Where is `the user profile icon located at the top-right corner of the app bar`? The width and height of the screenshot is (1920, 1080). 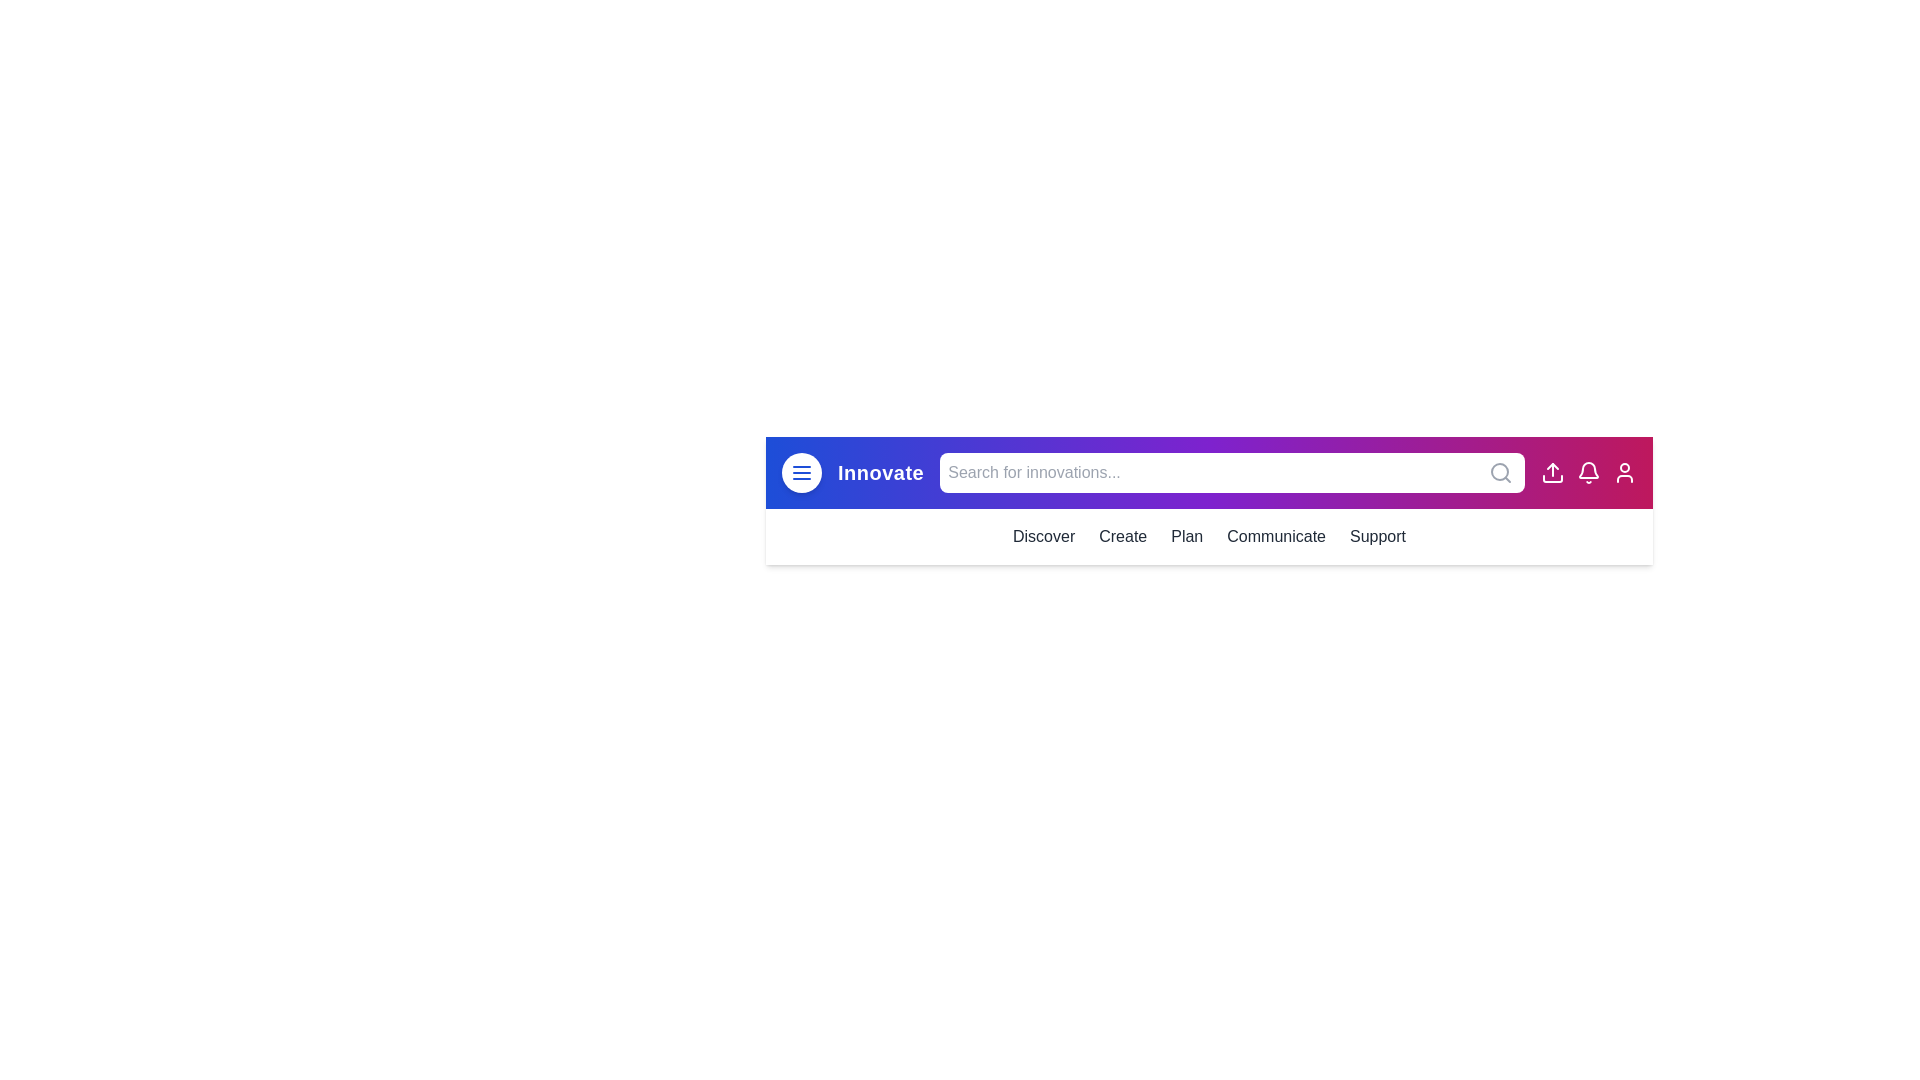 the user profile icon located at the top-right corner of the app bar is located at coordinates (1625, 473).